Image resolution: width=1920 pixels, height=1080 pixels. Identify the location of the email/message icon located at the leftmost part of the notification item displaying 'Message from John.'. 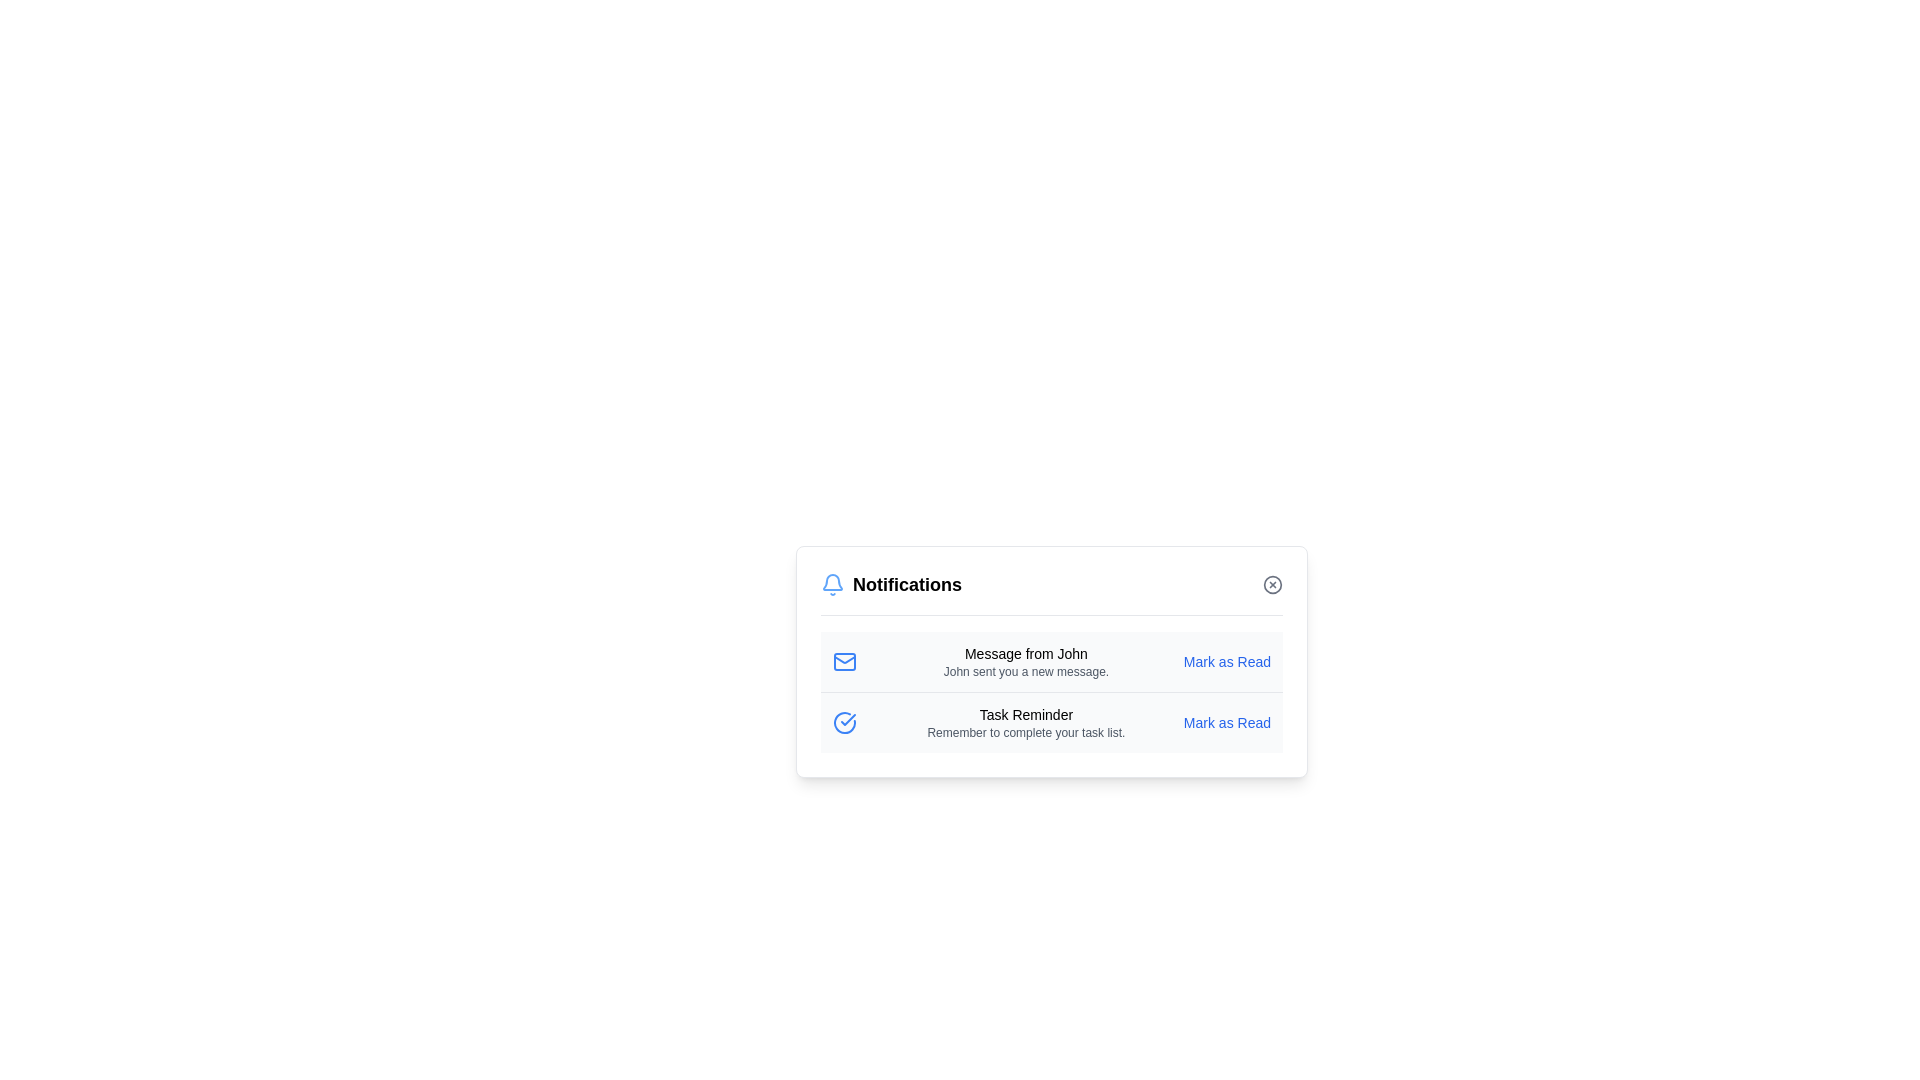
(844, 662).